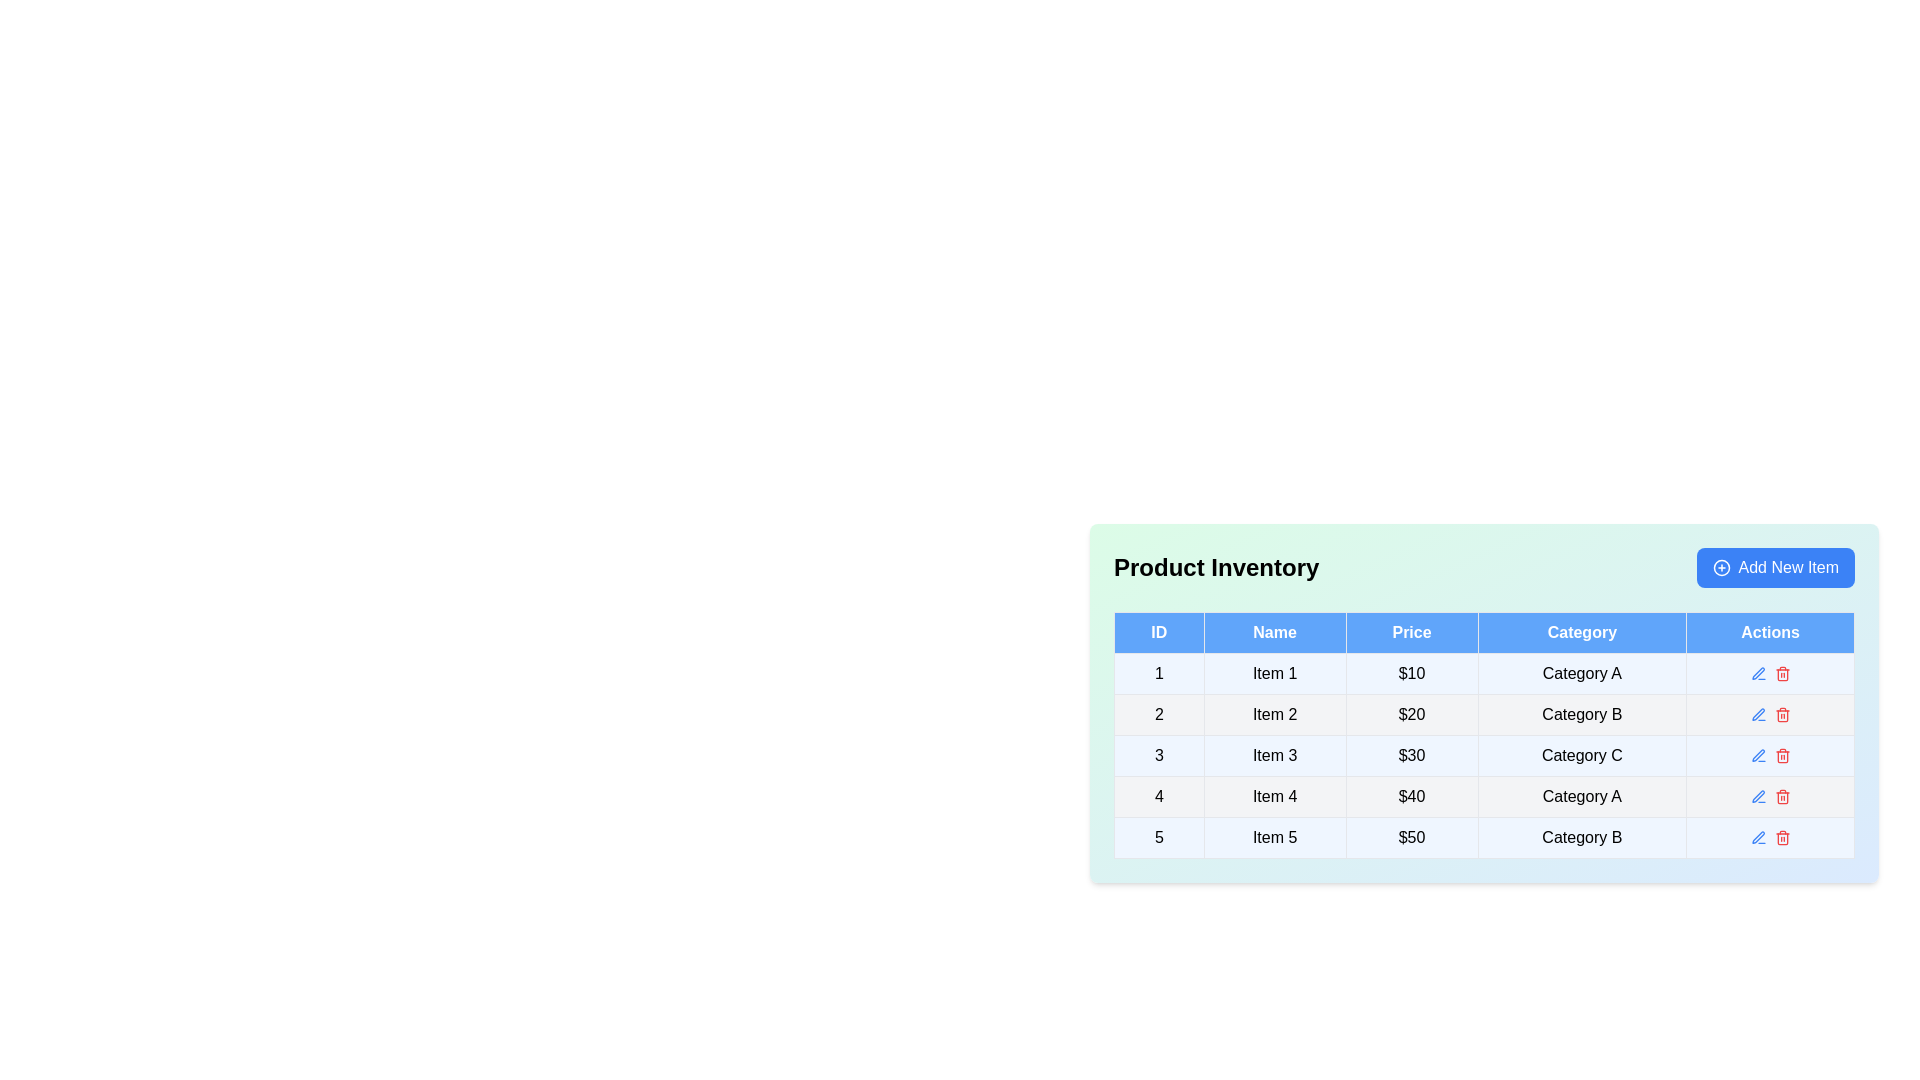 Image resolution: width=1920 pixels, height=1080 pixels. Describe the element at coordinates (1158, 713) in the screenshot. I see `the row containing the textual identifier in the second row and first column of the 'Product Inventory' table` at that location.